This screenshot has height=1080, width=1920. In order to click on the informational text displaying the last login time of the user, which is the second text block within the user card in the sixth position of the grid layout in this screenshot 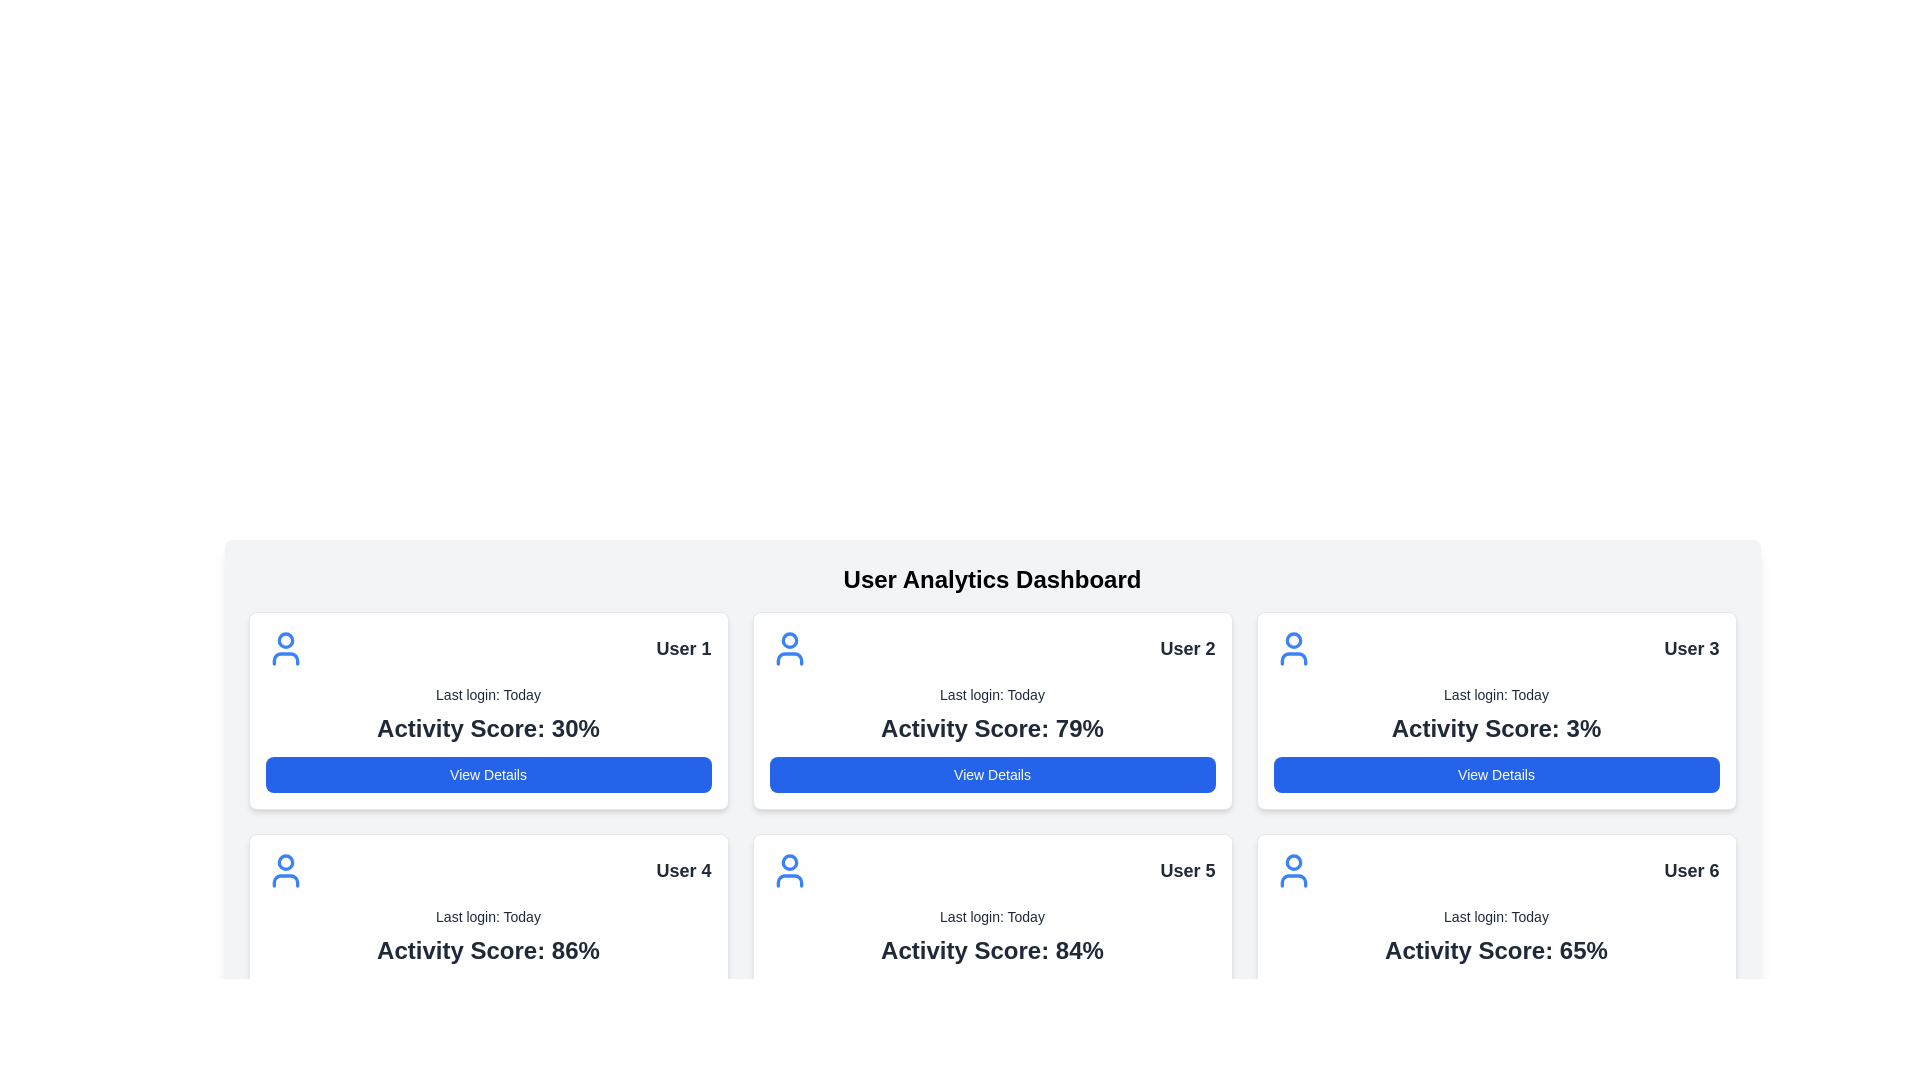, I will do `click(1496, 917)`.